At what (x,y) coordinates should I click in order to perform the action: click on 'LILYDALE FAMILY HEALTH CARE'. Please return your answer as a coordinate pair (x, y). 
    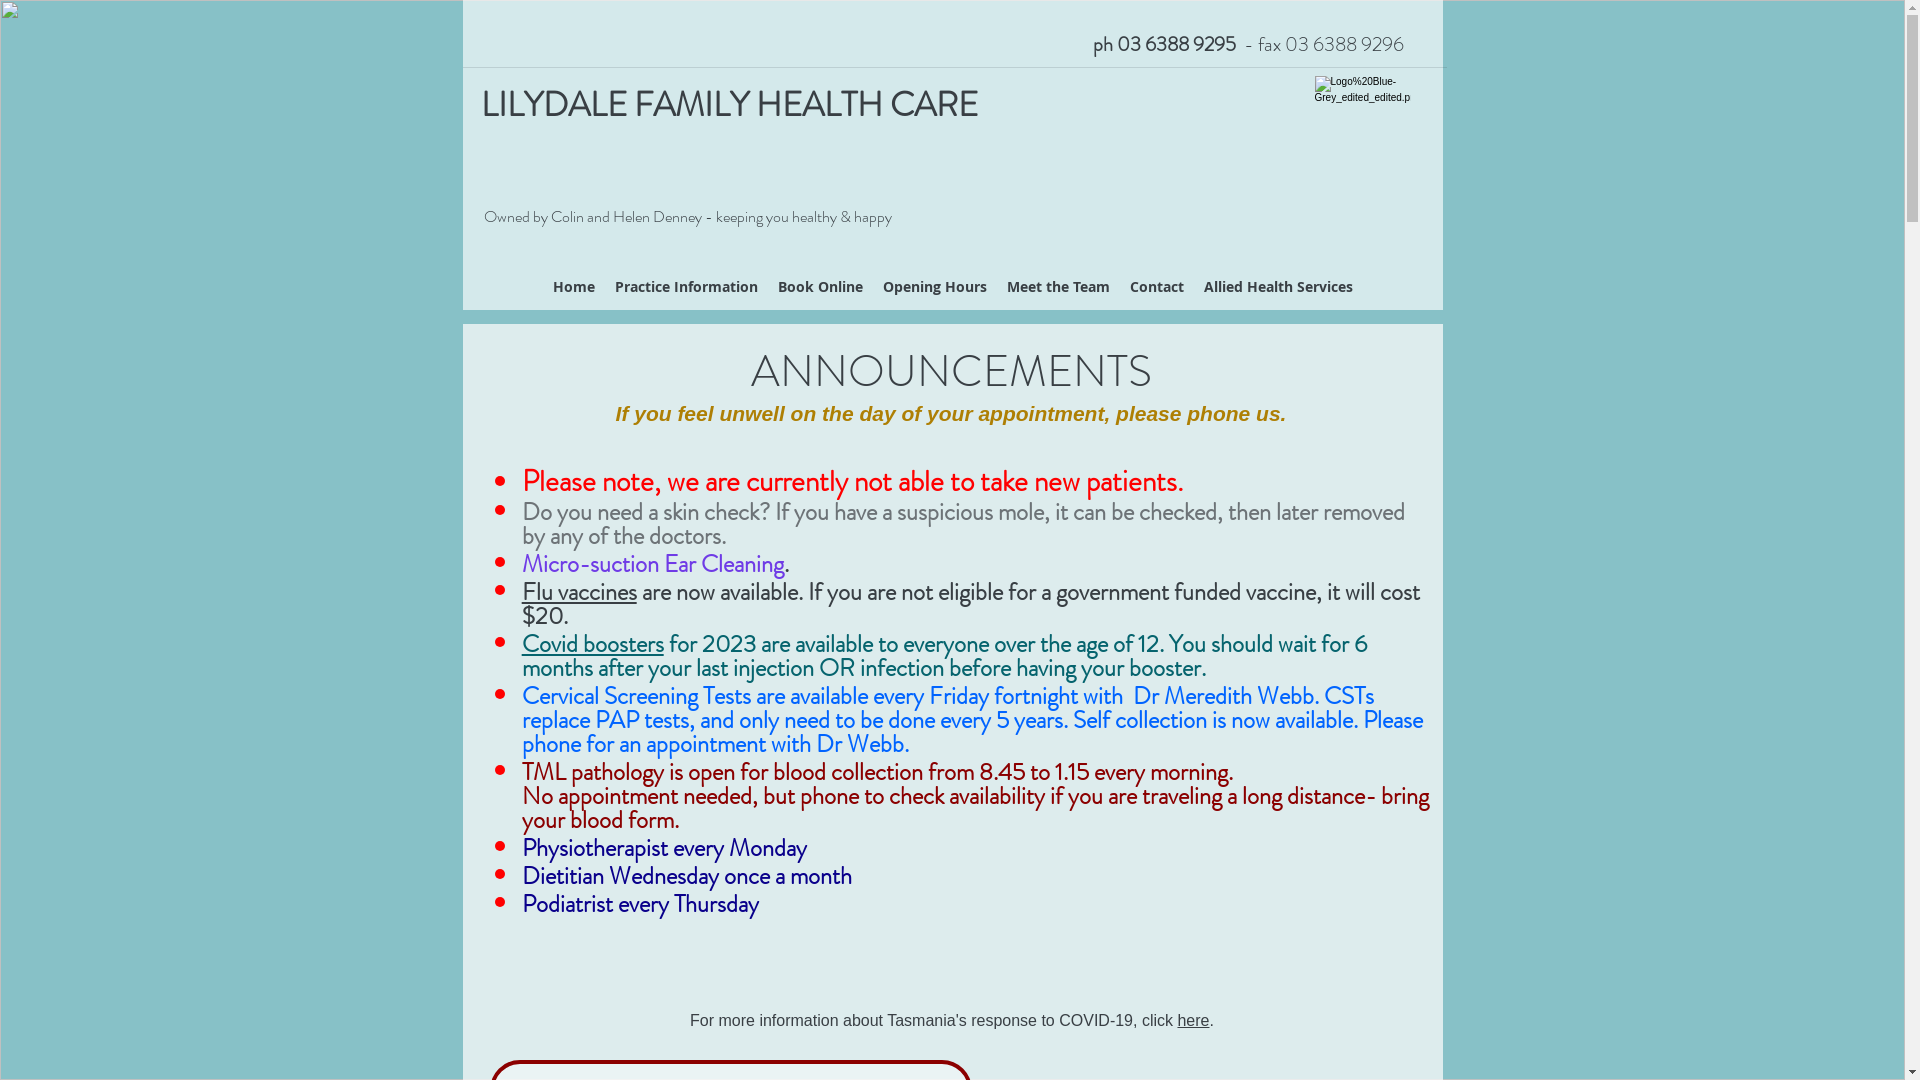
    Looking at the image, I should click on (727, 104).